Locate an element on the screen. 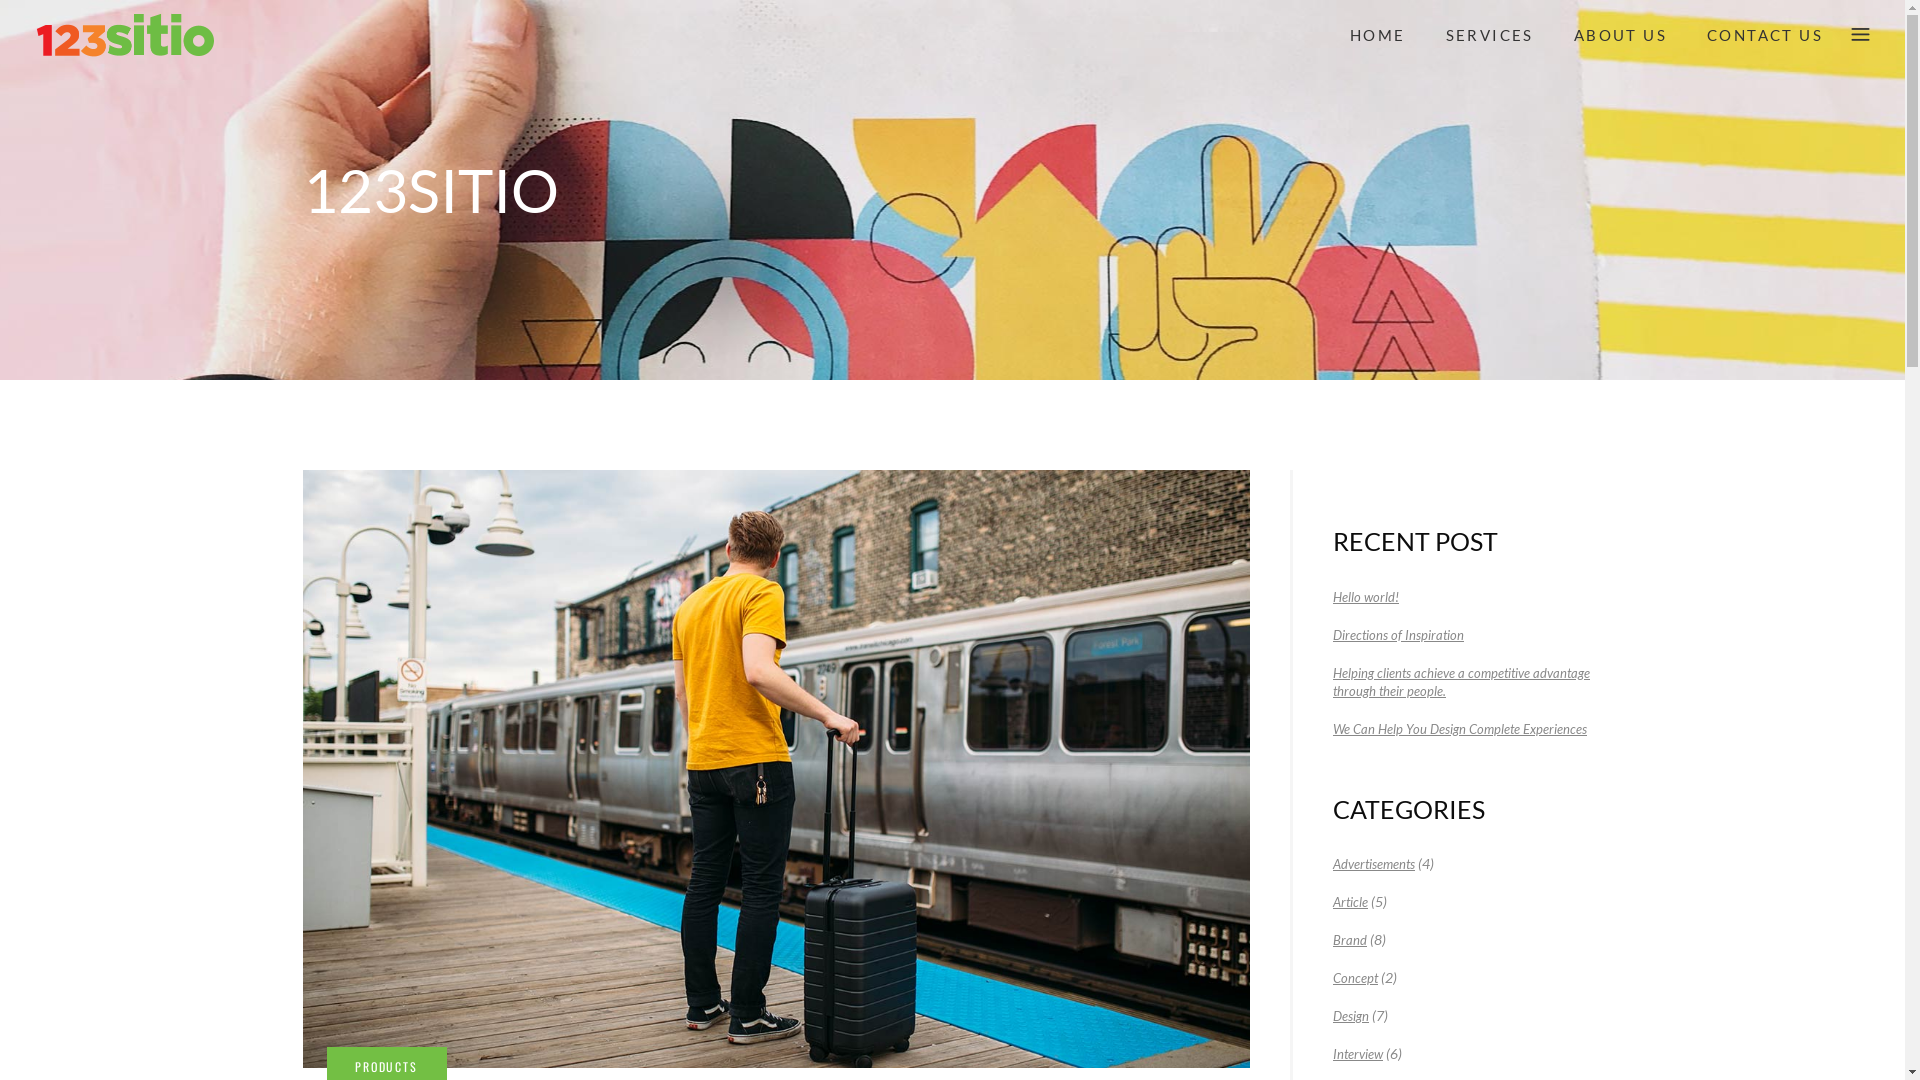  'SERVICES' is located at coordinates (1489, 34).